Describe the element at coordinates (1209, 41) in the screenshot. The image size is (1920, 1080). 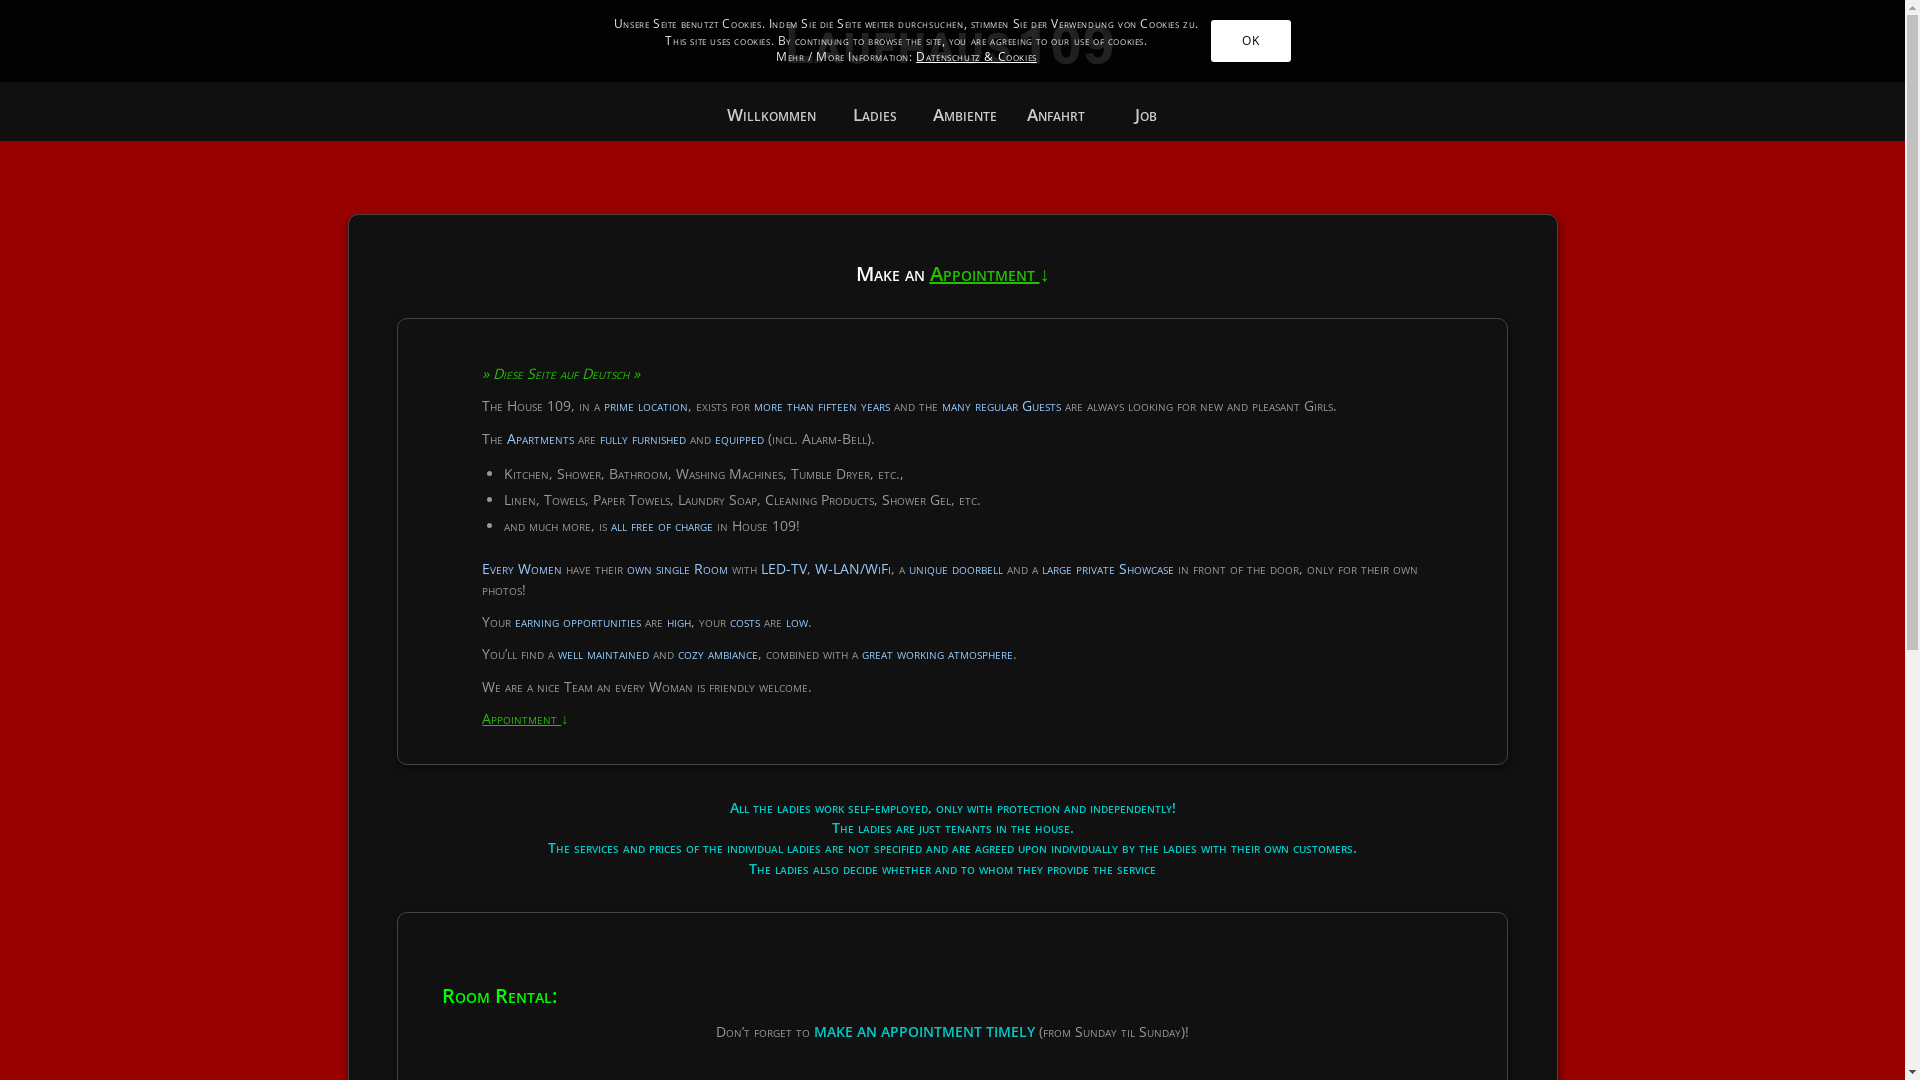
I see `'OK'` at that location.